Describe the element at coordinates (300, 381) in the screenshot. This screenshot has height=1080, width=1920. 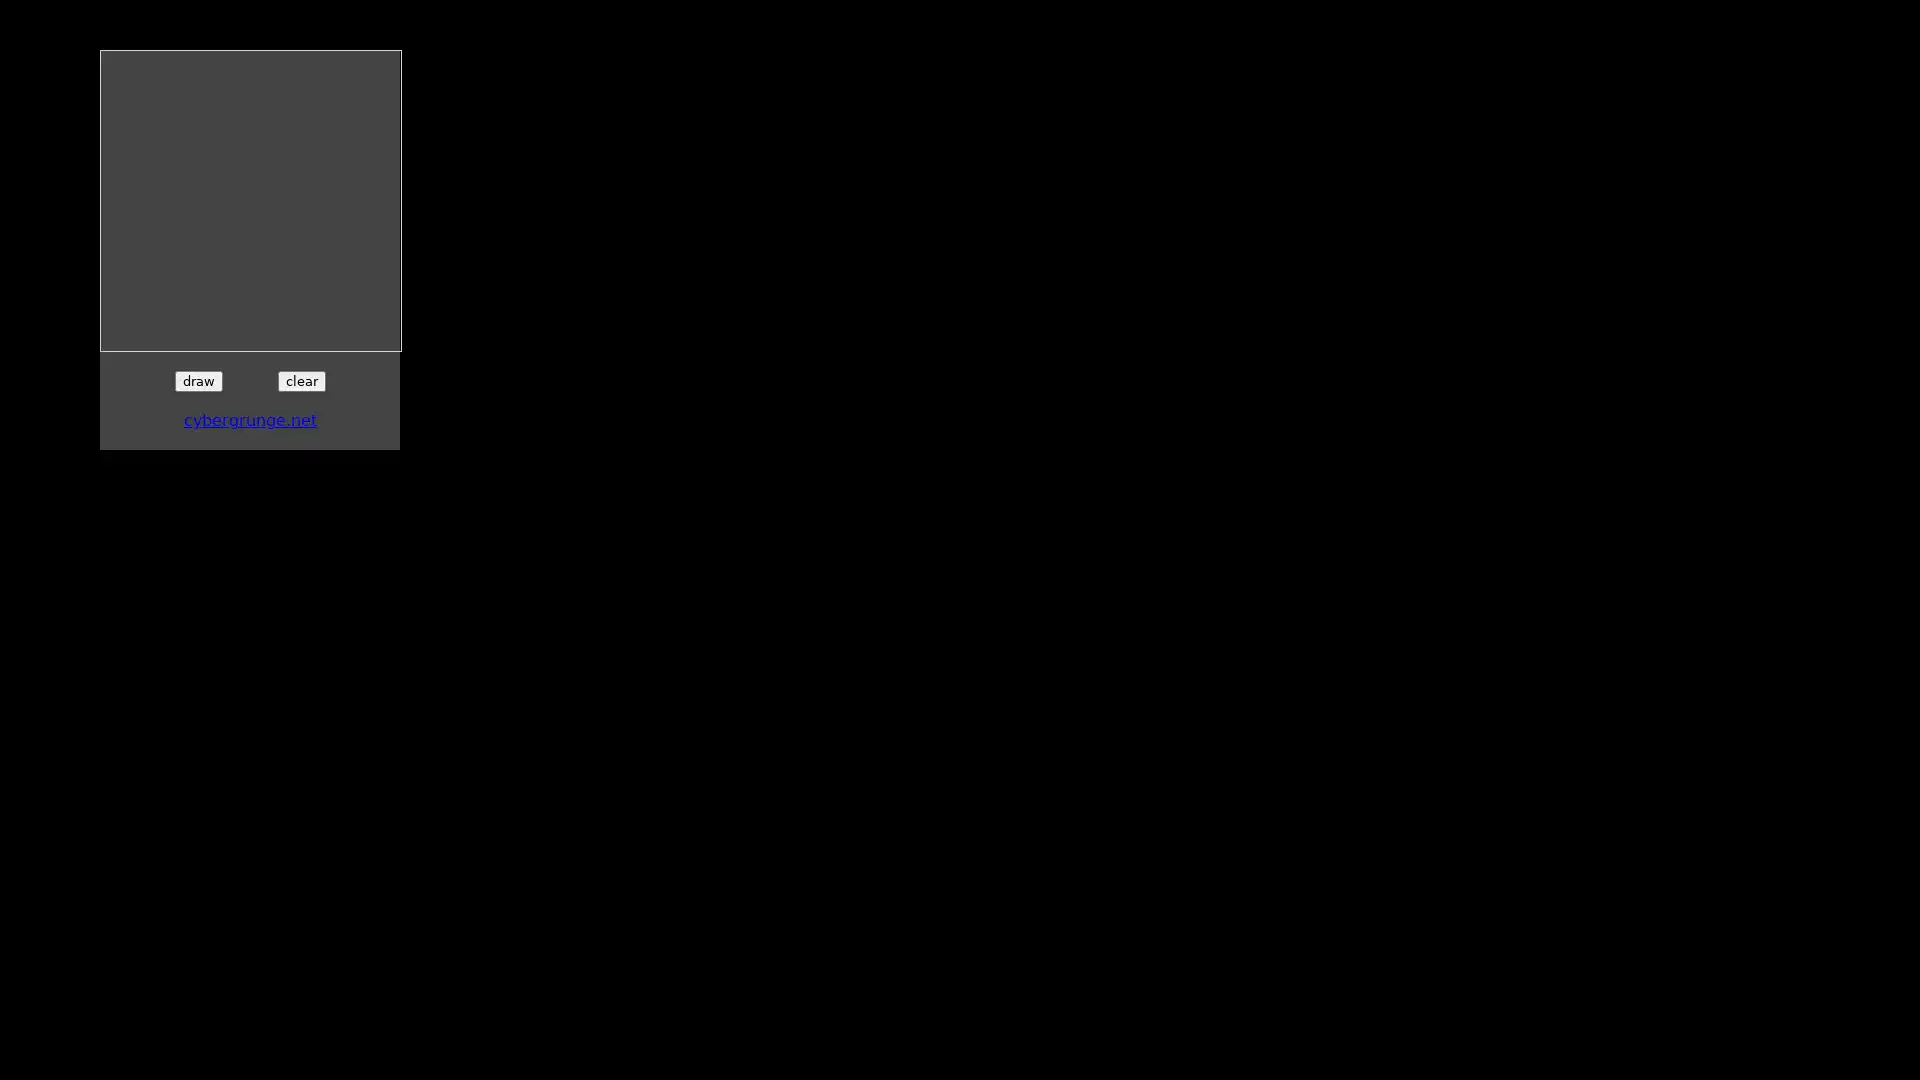
I see `clear` at that location.